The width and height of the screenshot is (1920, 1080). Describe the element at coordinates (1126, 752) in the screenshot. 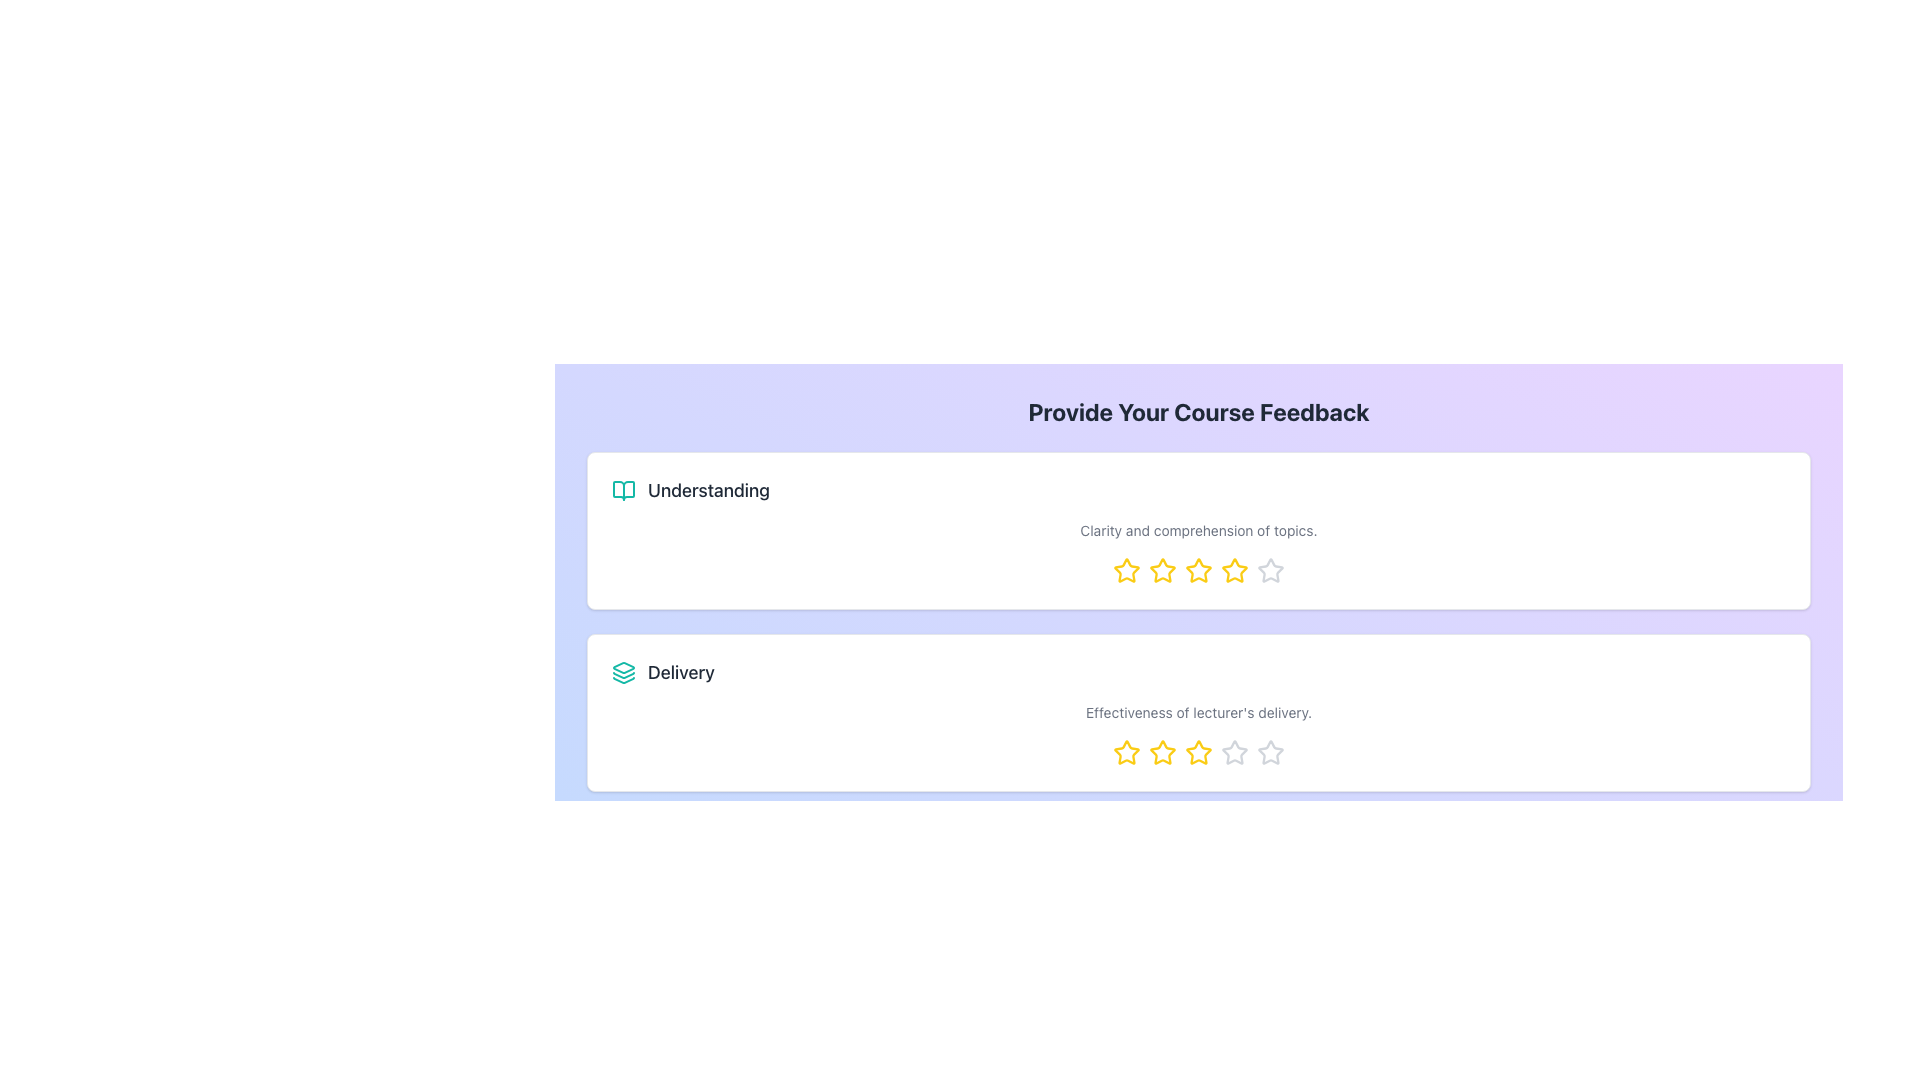

I see `the first star icon in the rating options for the 'Delivery' category` at that location.